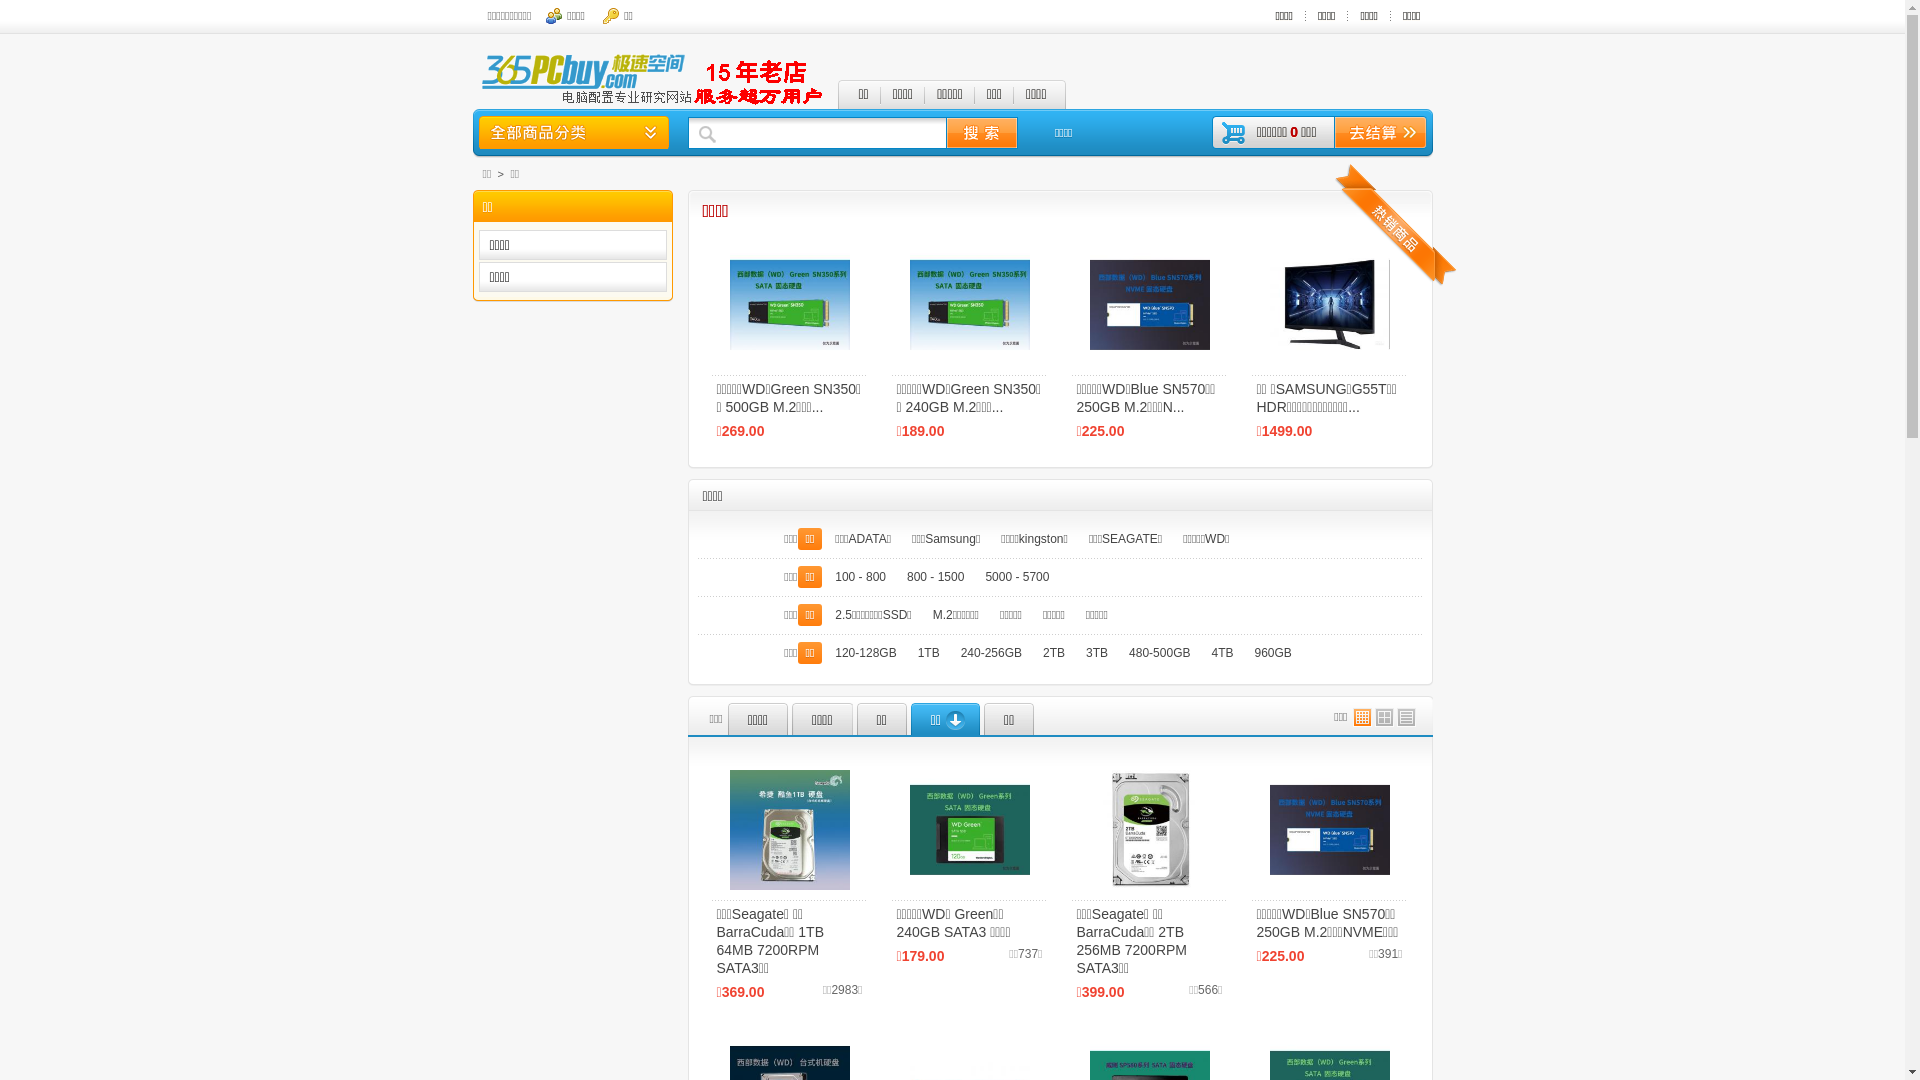 This screenshot has width=1920, height=1080. I want to click on '2TB', so click(1053, 652).